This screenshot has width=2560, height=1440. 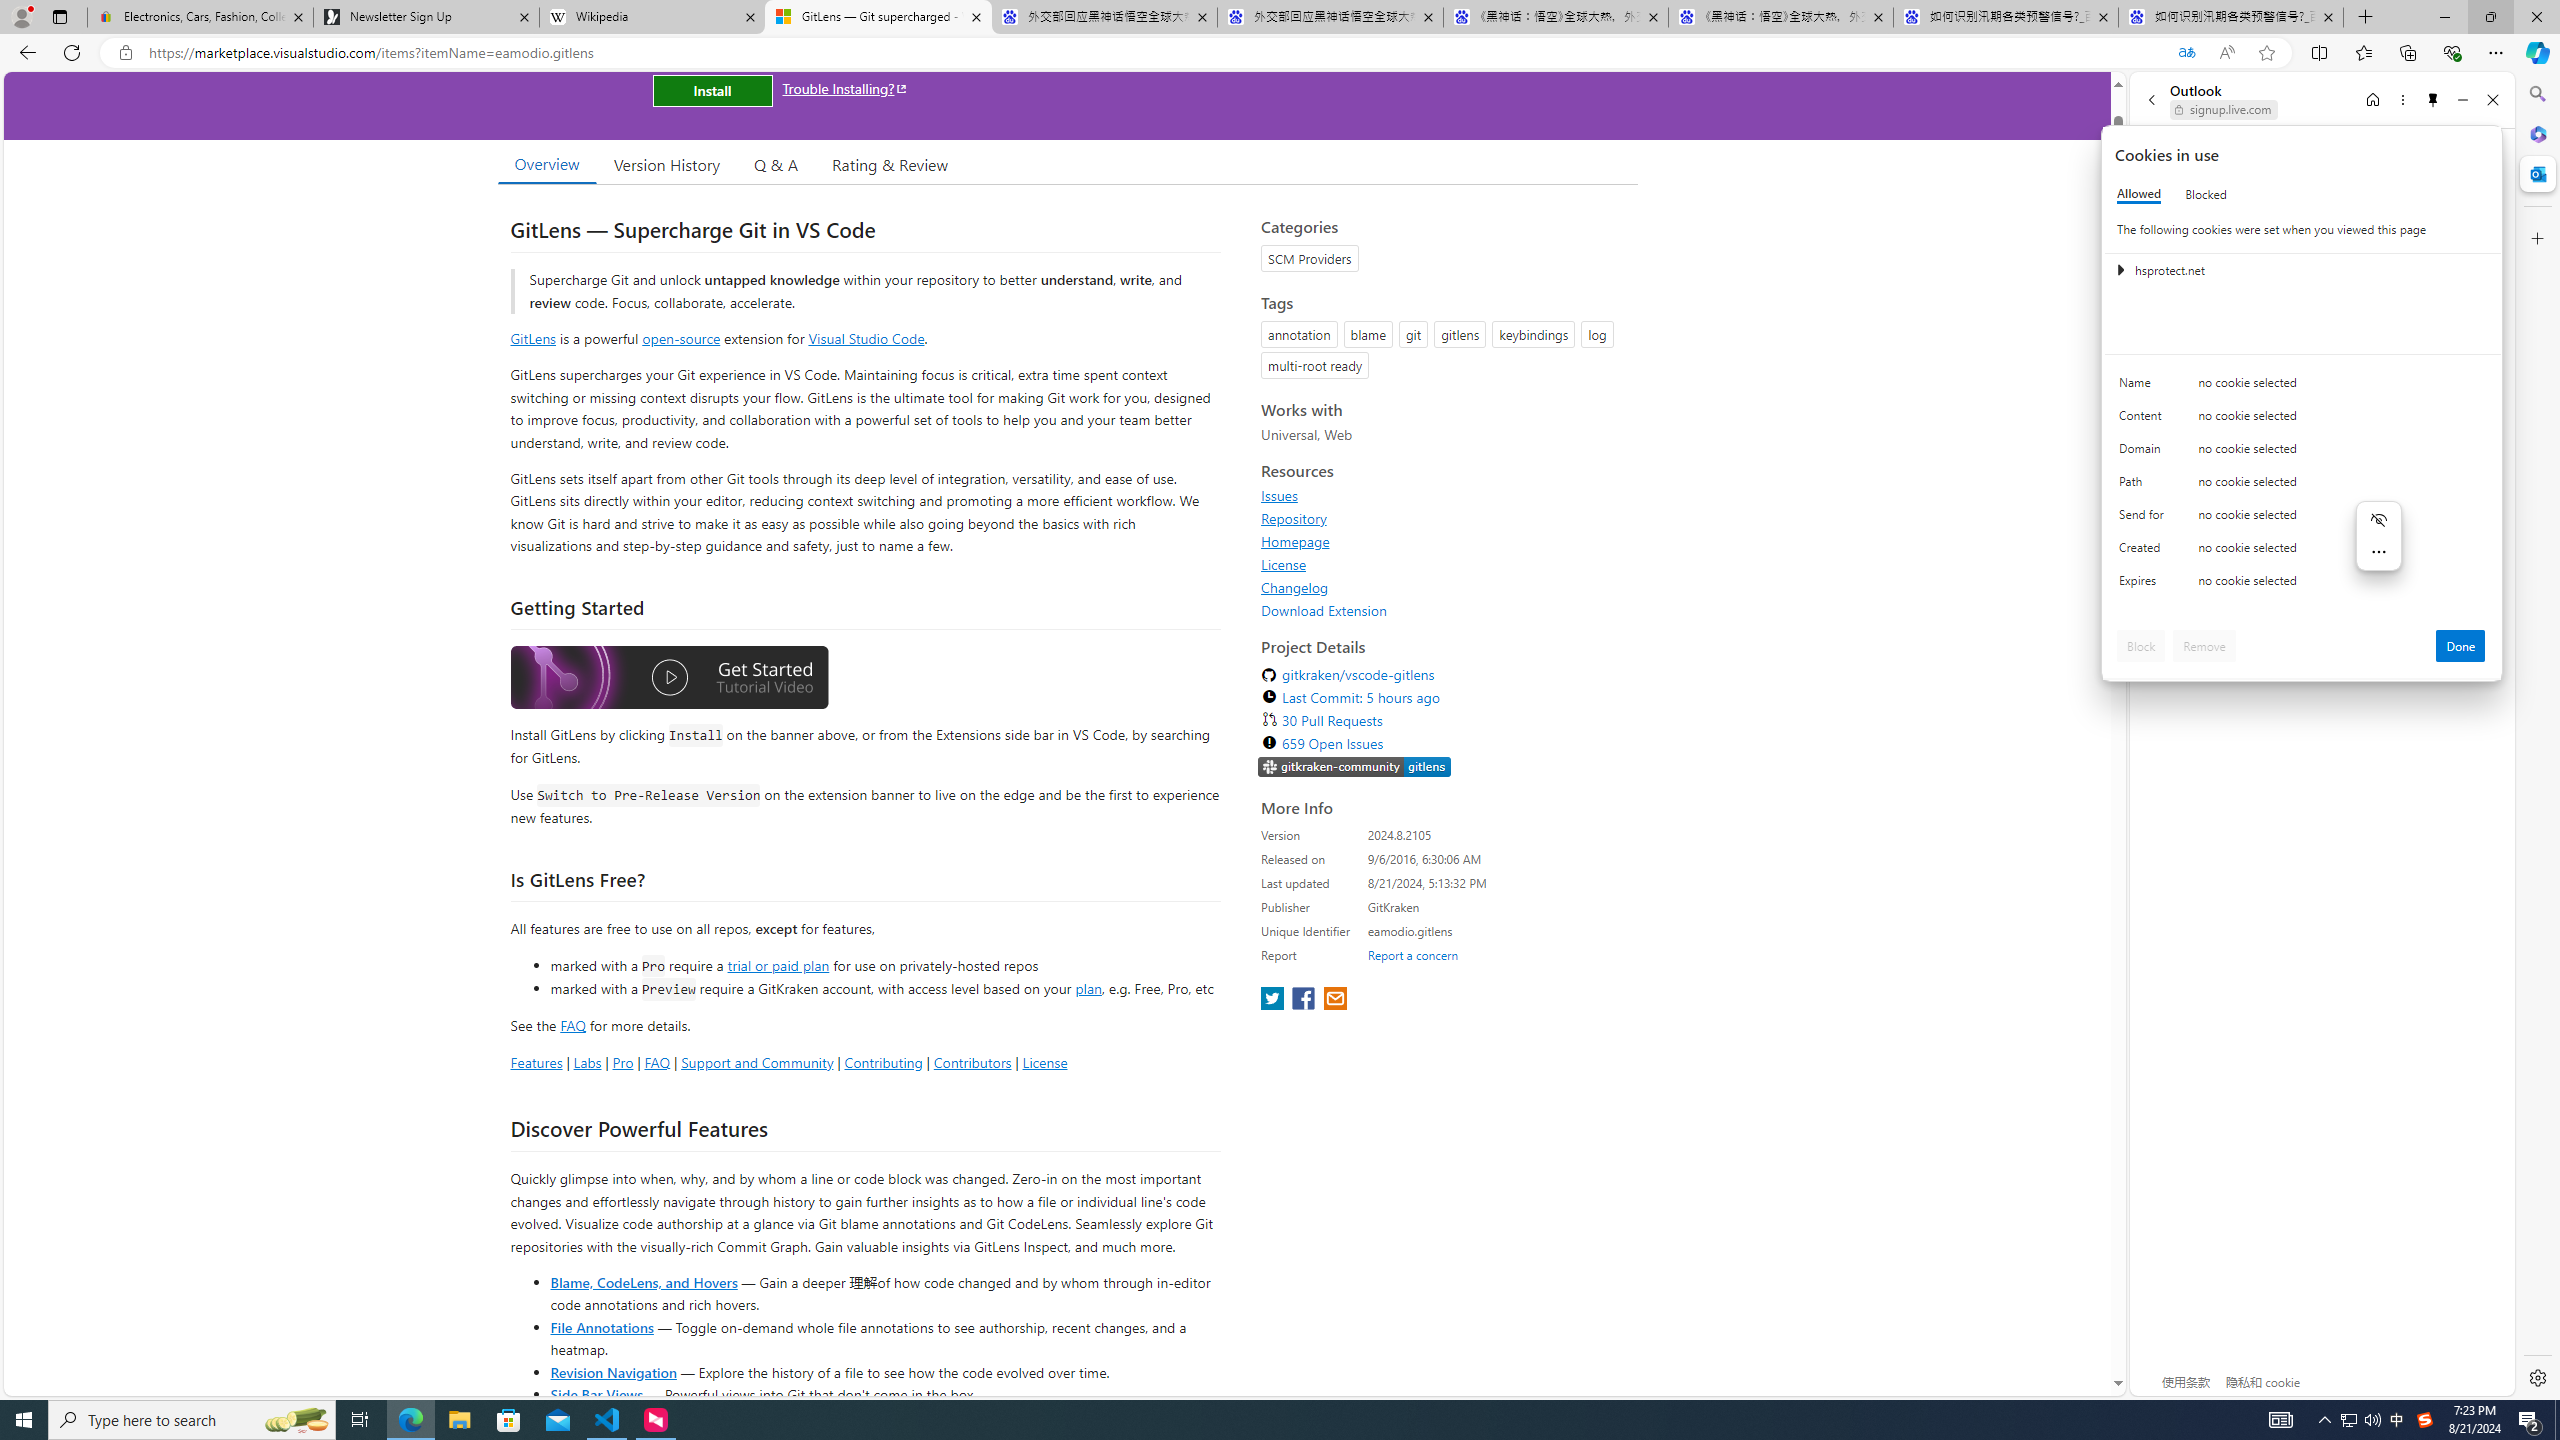 I want to click on 'Domain', so click(x=2144, y=452).